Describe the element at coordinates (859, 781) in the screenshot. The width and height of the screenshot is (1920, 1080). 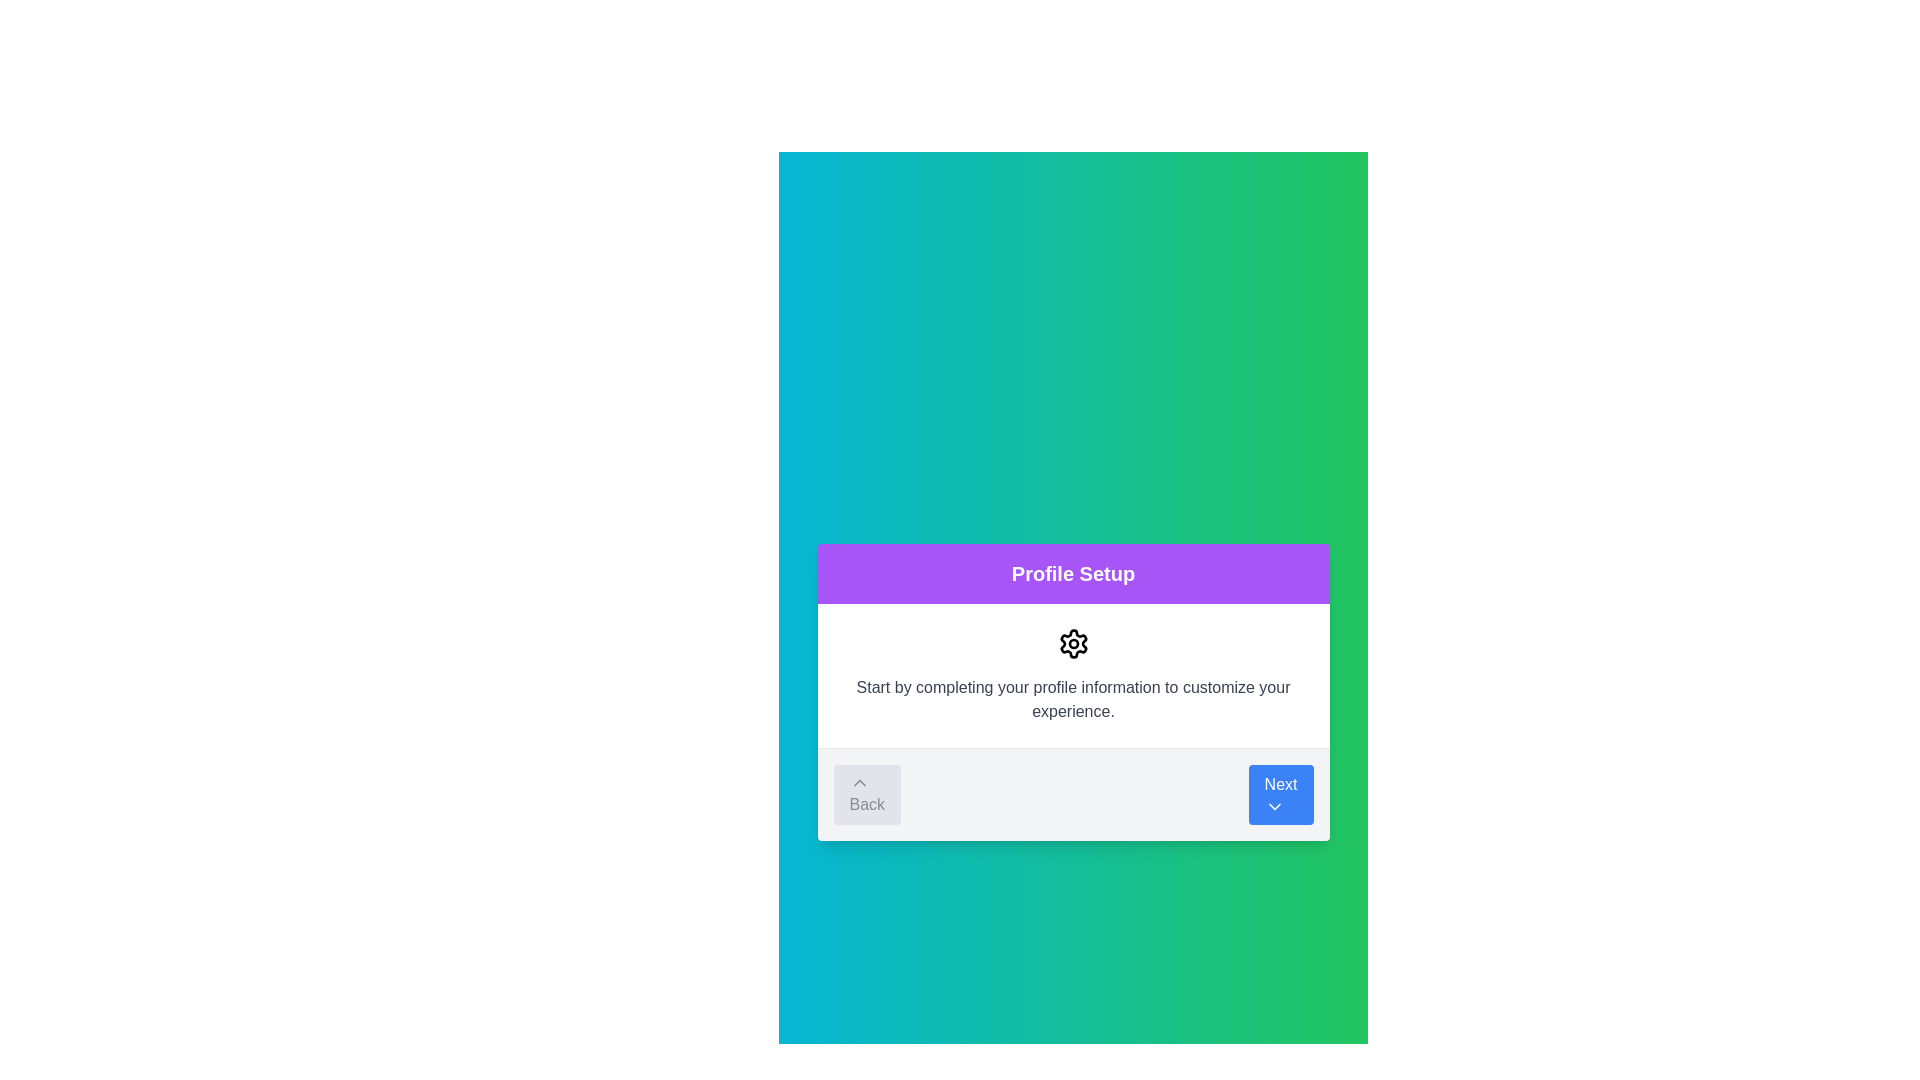
I see `the visual indicator icon located within the 'Back' button on the left side of the footer section of the dialog box` at that location.